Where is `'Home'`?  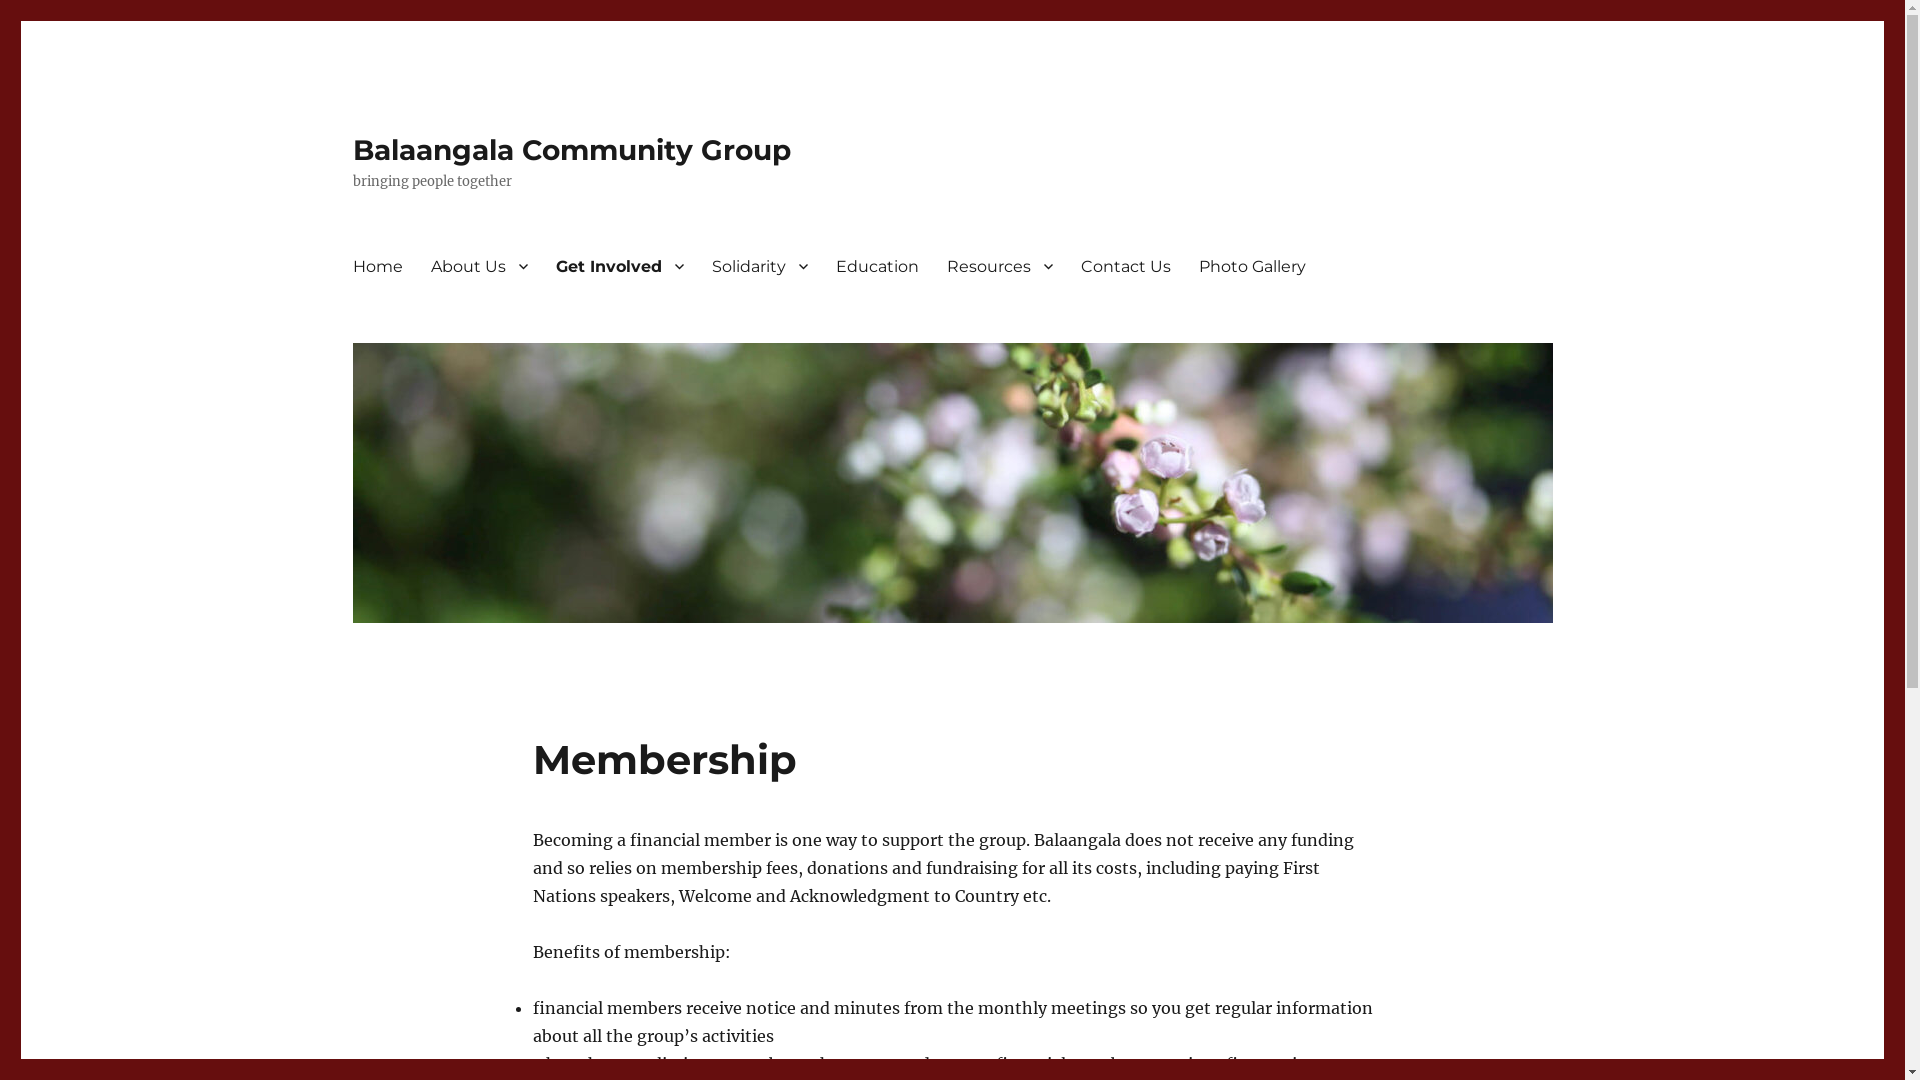
'Home' is located at coordinates (377, 265).